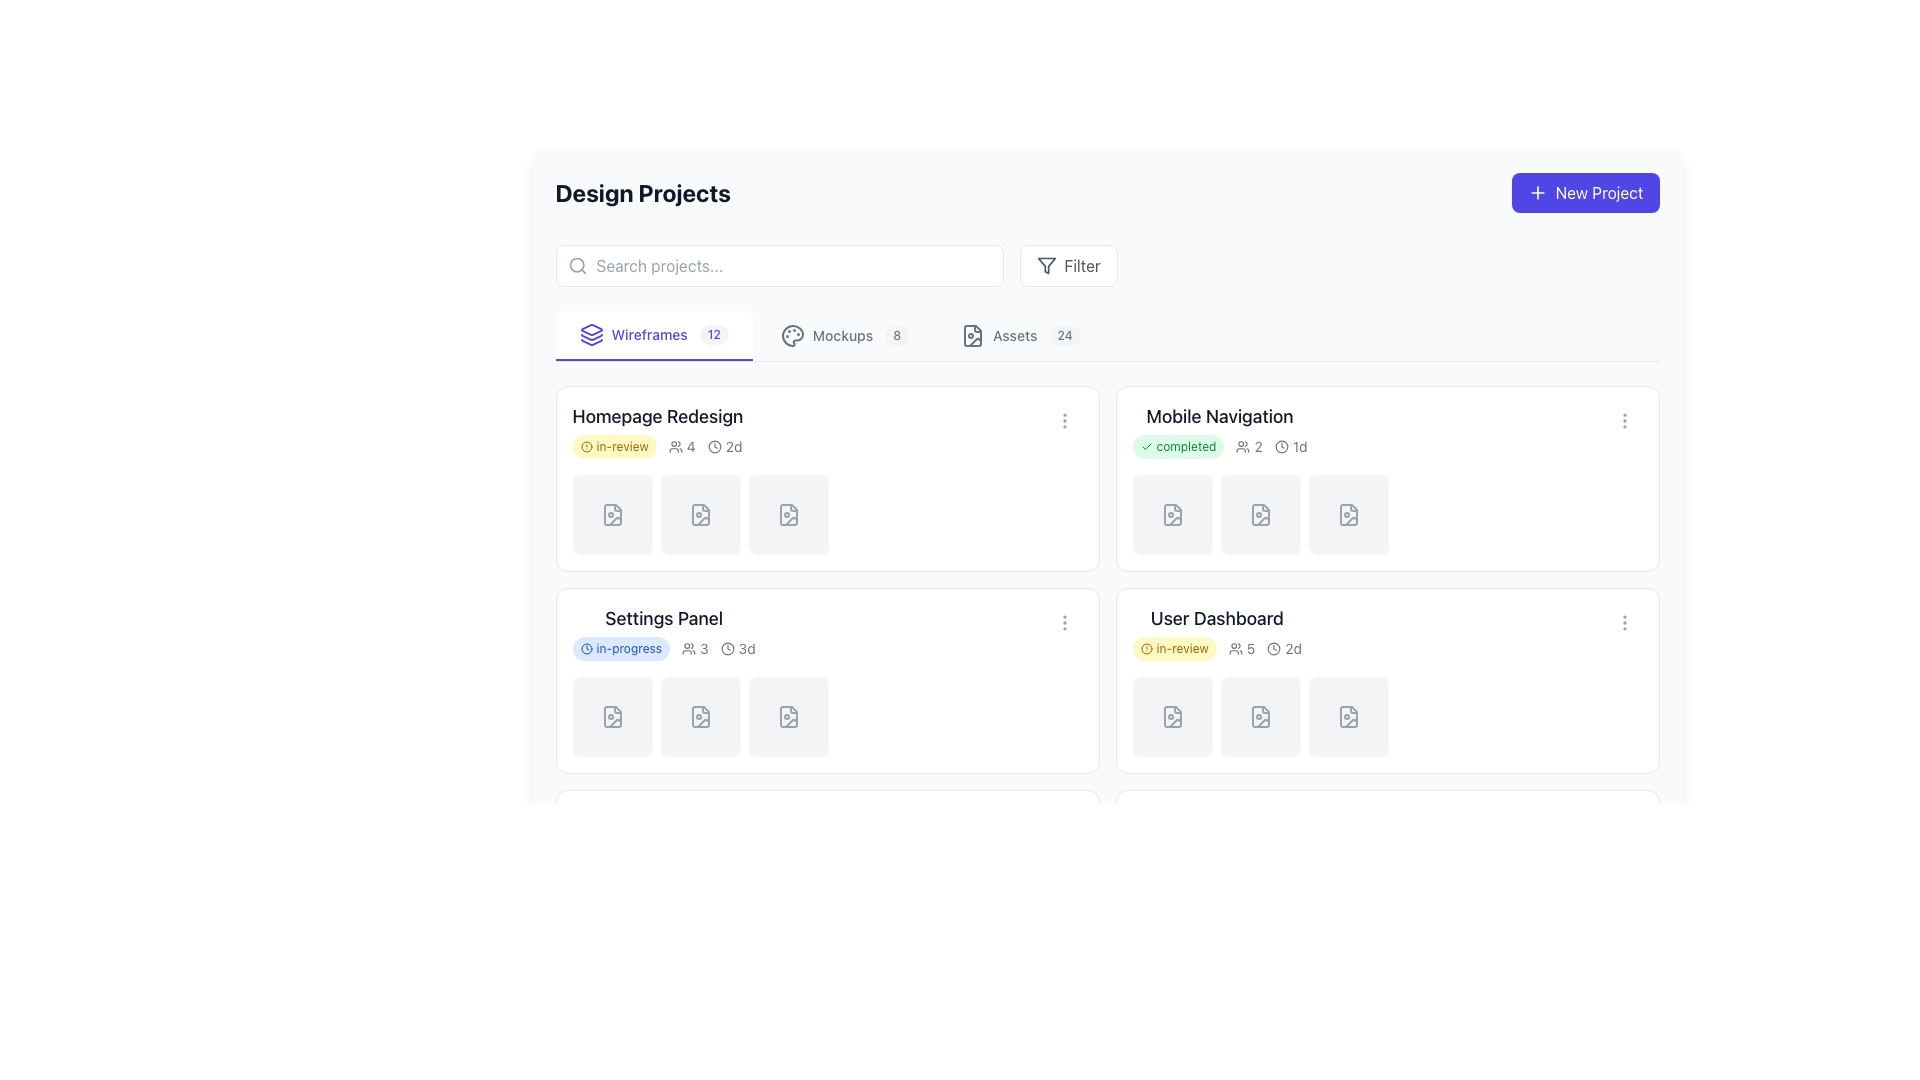  Describe the element at coordinates (664, 632) in the screenshot. I see `the Content card element labeled 'Settings Panel' which includes a status indicator 'in-progress', a user count icon with '3', and a clock symbol with '3d', located in the second row of the grid interface` at that location.